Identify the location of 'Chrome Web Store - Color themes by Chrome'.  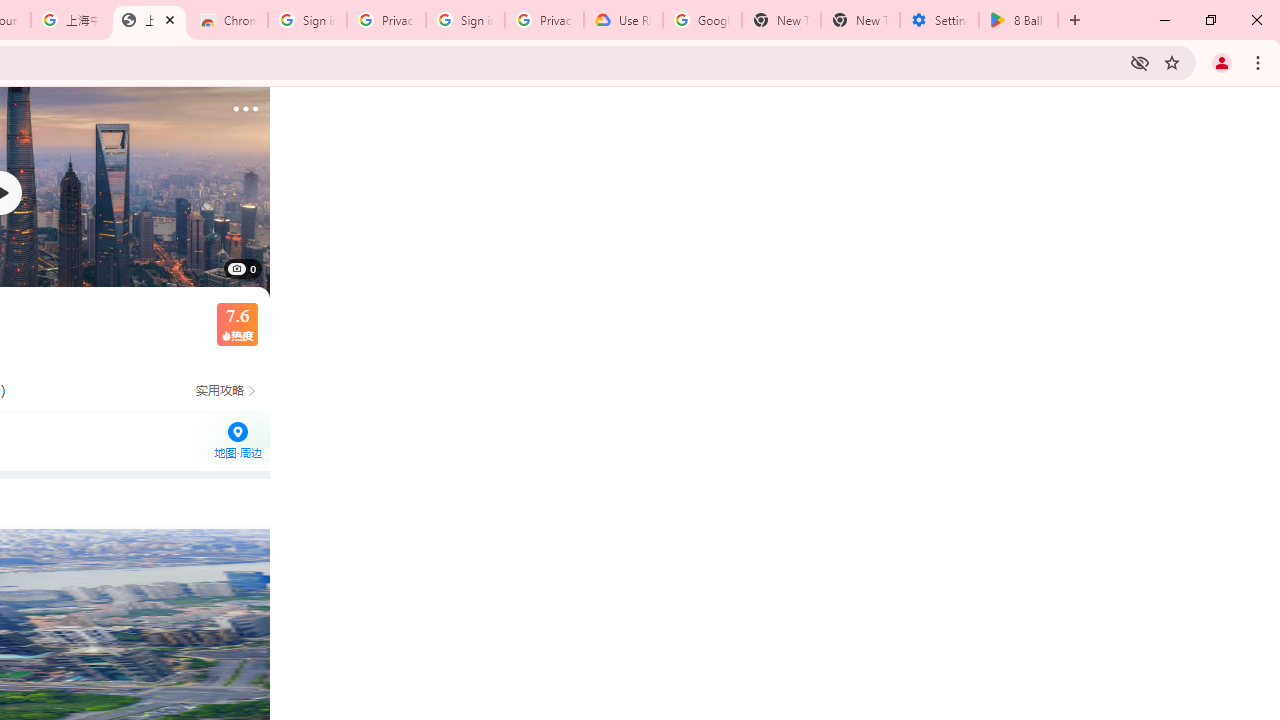
(228, 20).